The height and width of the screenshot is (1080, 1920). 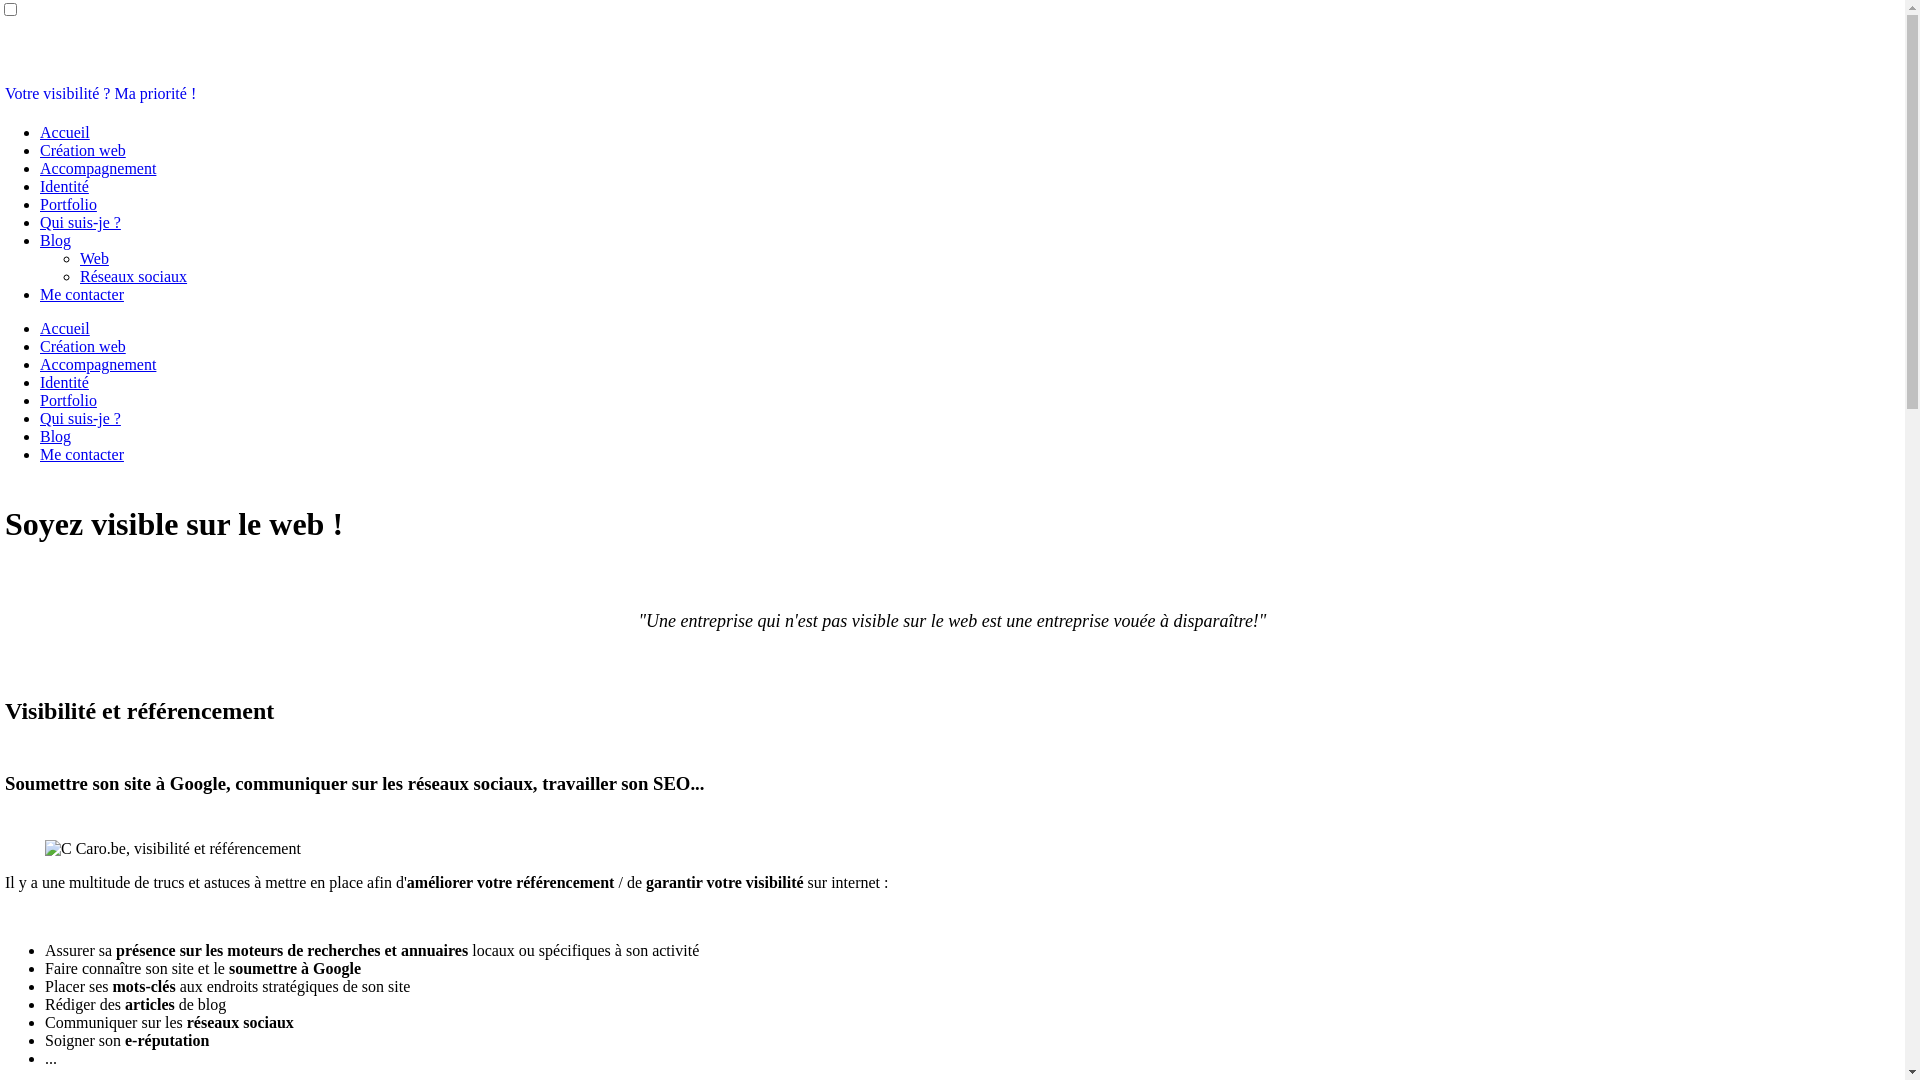 What do you see at coordinates (68, 204) in the screenshot?
I see `'Portfolio'` at bounding box center [68, 204].